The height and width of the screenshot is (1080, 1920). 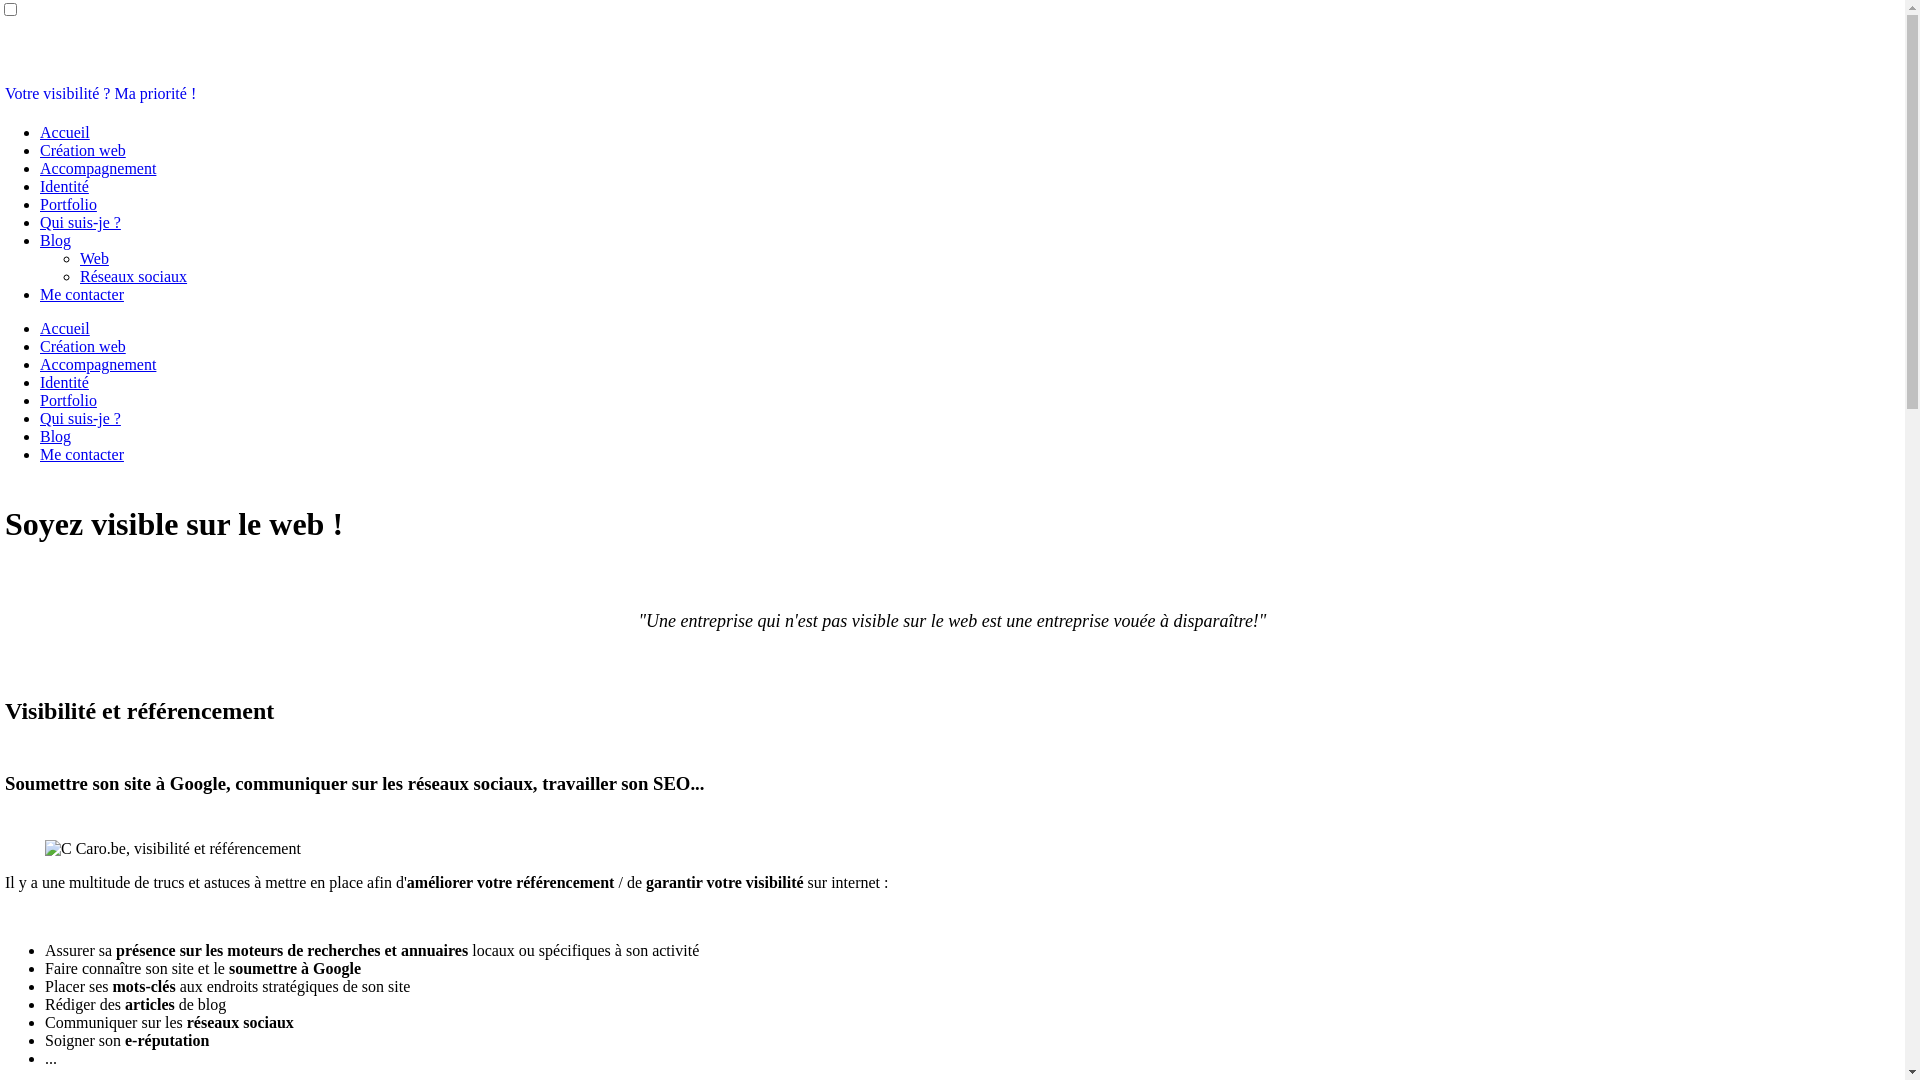 What do you see at coordinates (68, 204) in the screenshot?
I see `'Portfolio'` at bounding box center [68, 204].